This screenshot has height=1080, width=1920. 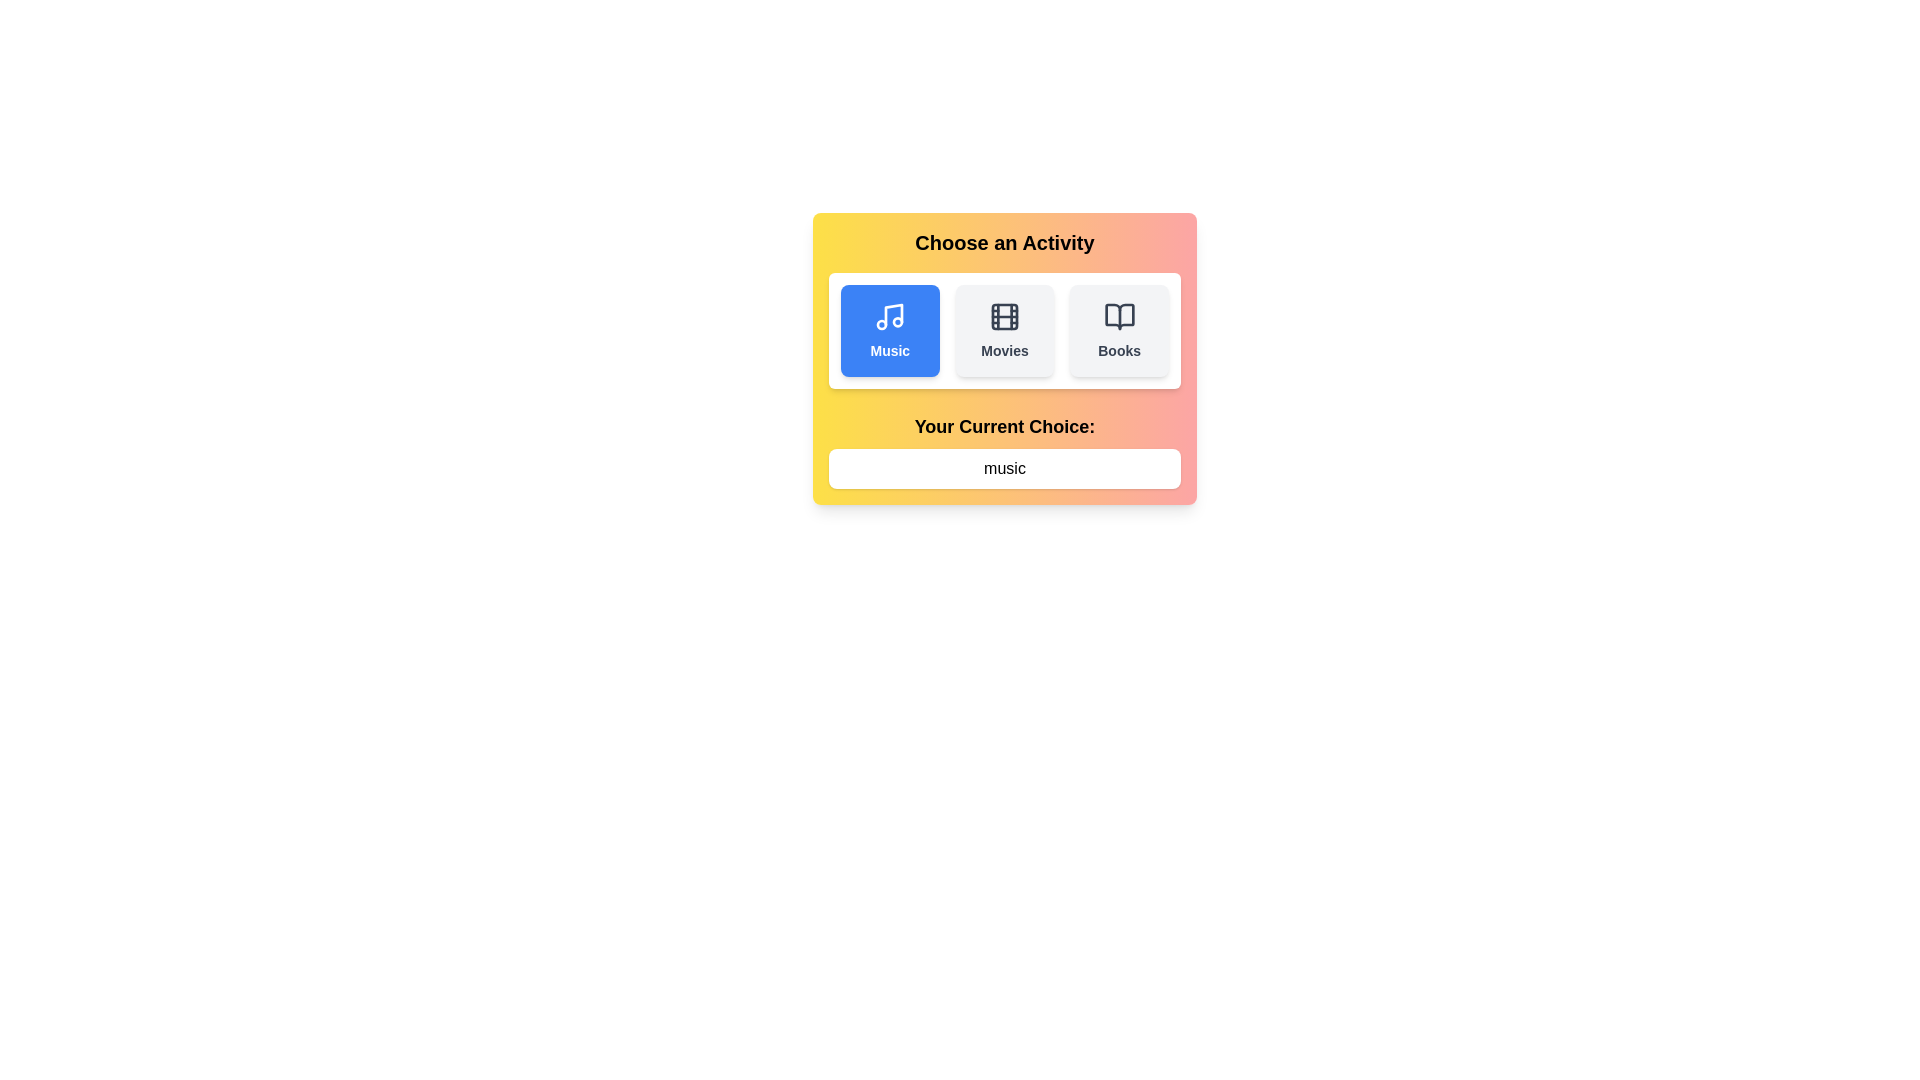 I want to click on the activity button labeled Music, so click(x=888, y=330).